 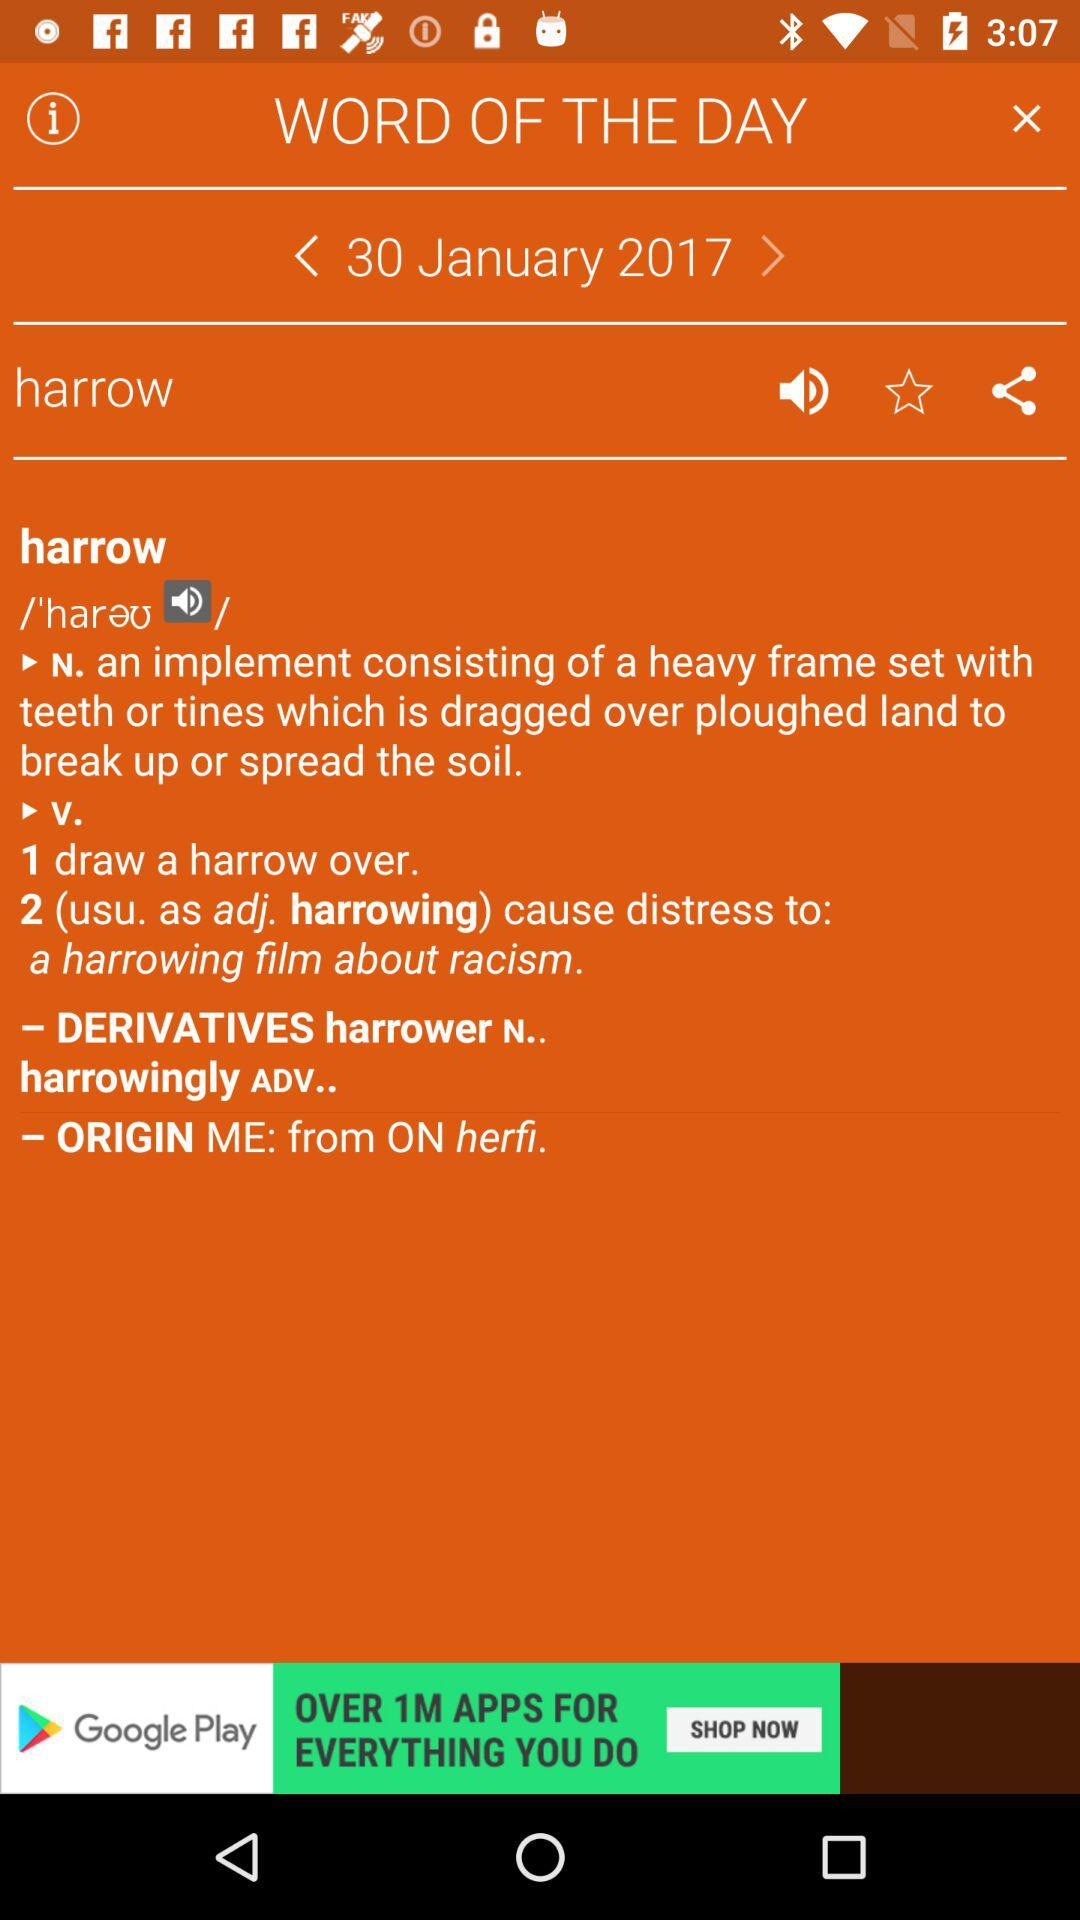 What do you see at coordinates (802, 390) in the screenshot?
I see `sound option` at bounding box center [802, 390].